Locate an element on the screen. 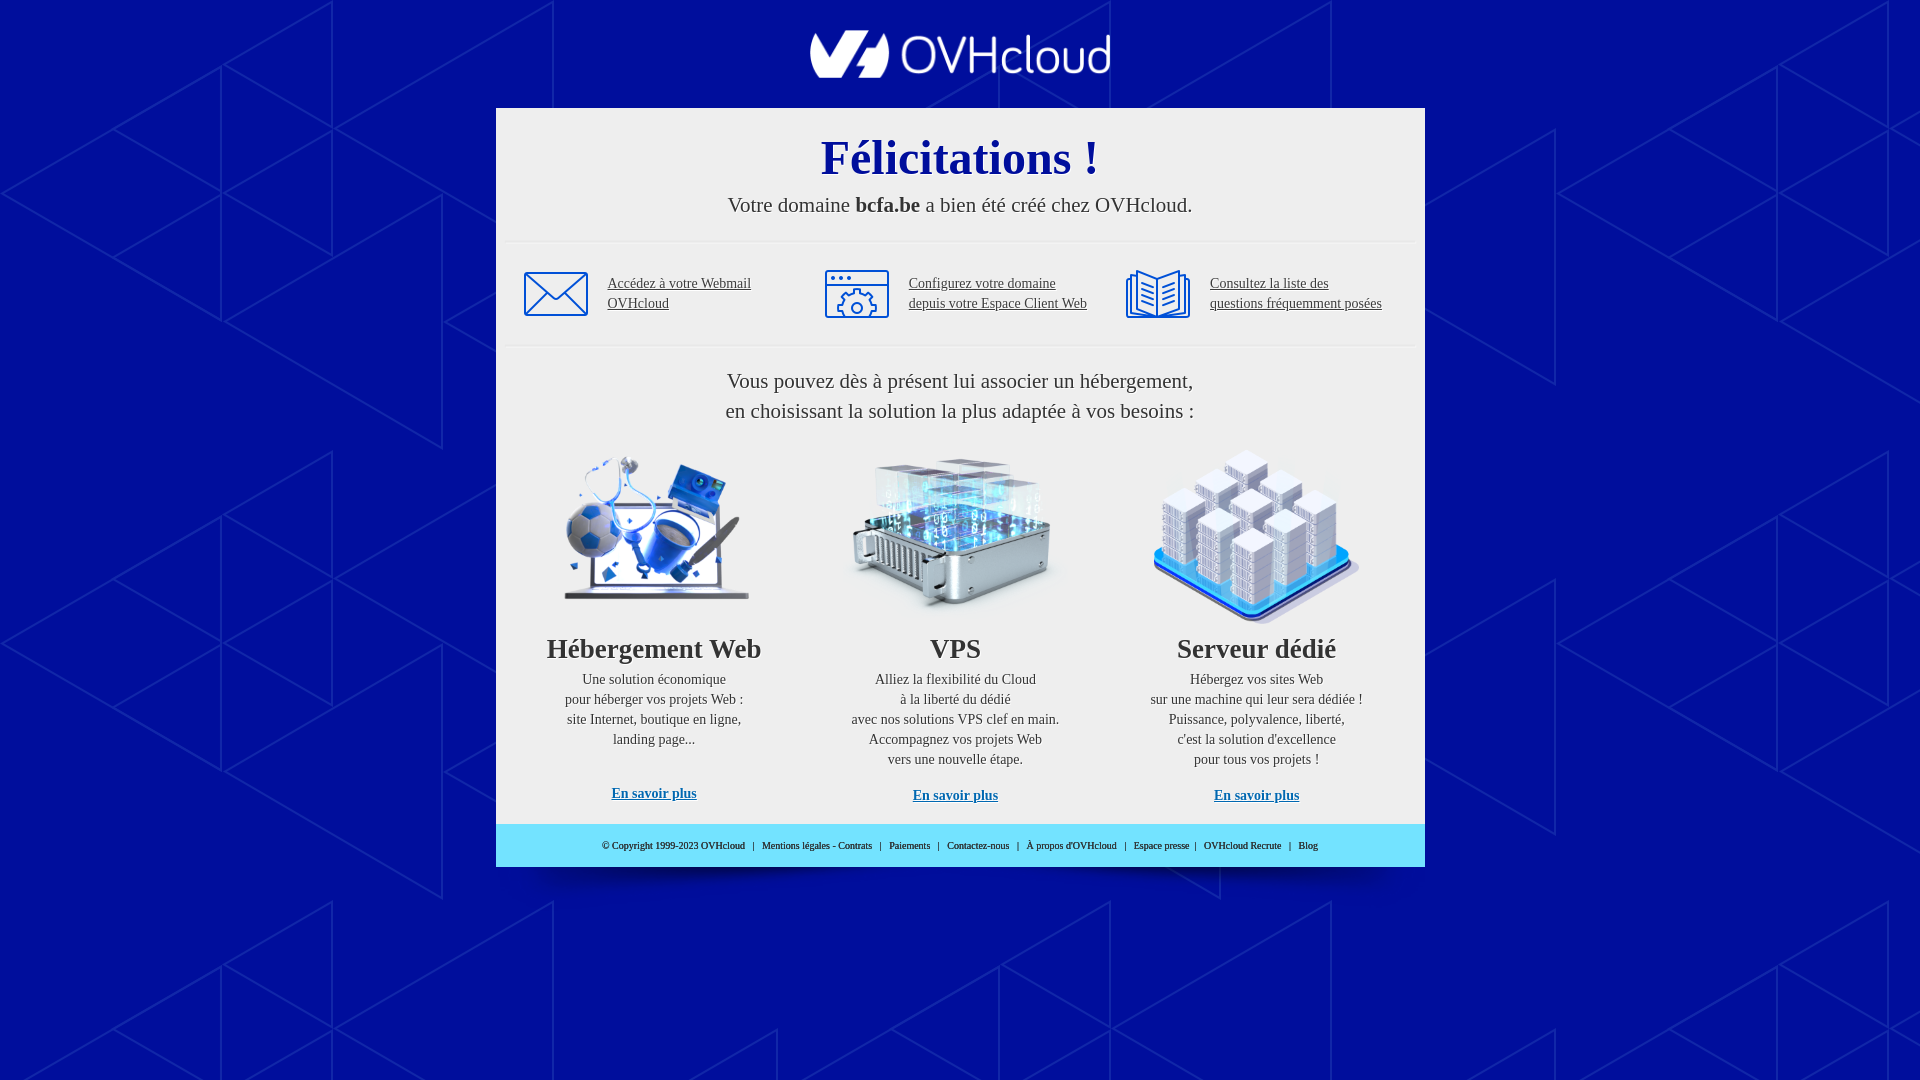 This screenshot has width=1920, height=1080. 'Contactez-nous' is located at coordinates (978, 845).